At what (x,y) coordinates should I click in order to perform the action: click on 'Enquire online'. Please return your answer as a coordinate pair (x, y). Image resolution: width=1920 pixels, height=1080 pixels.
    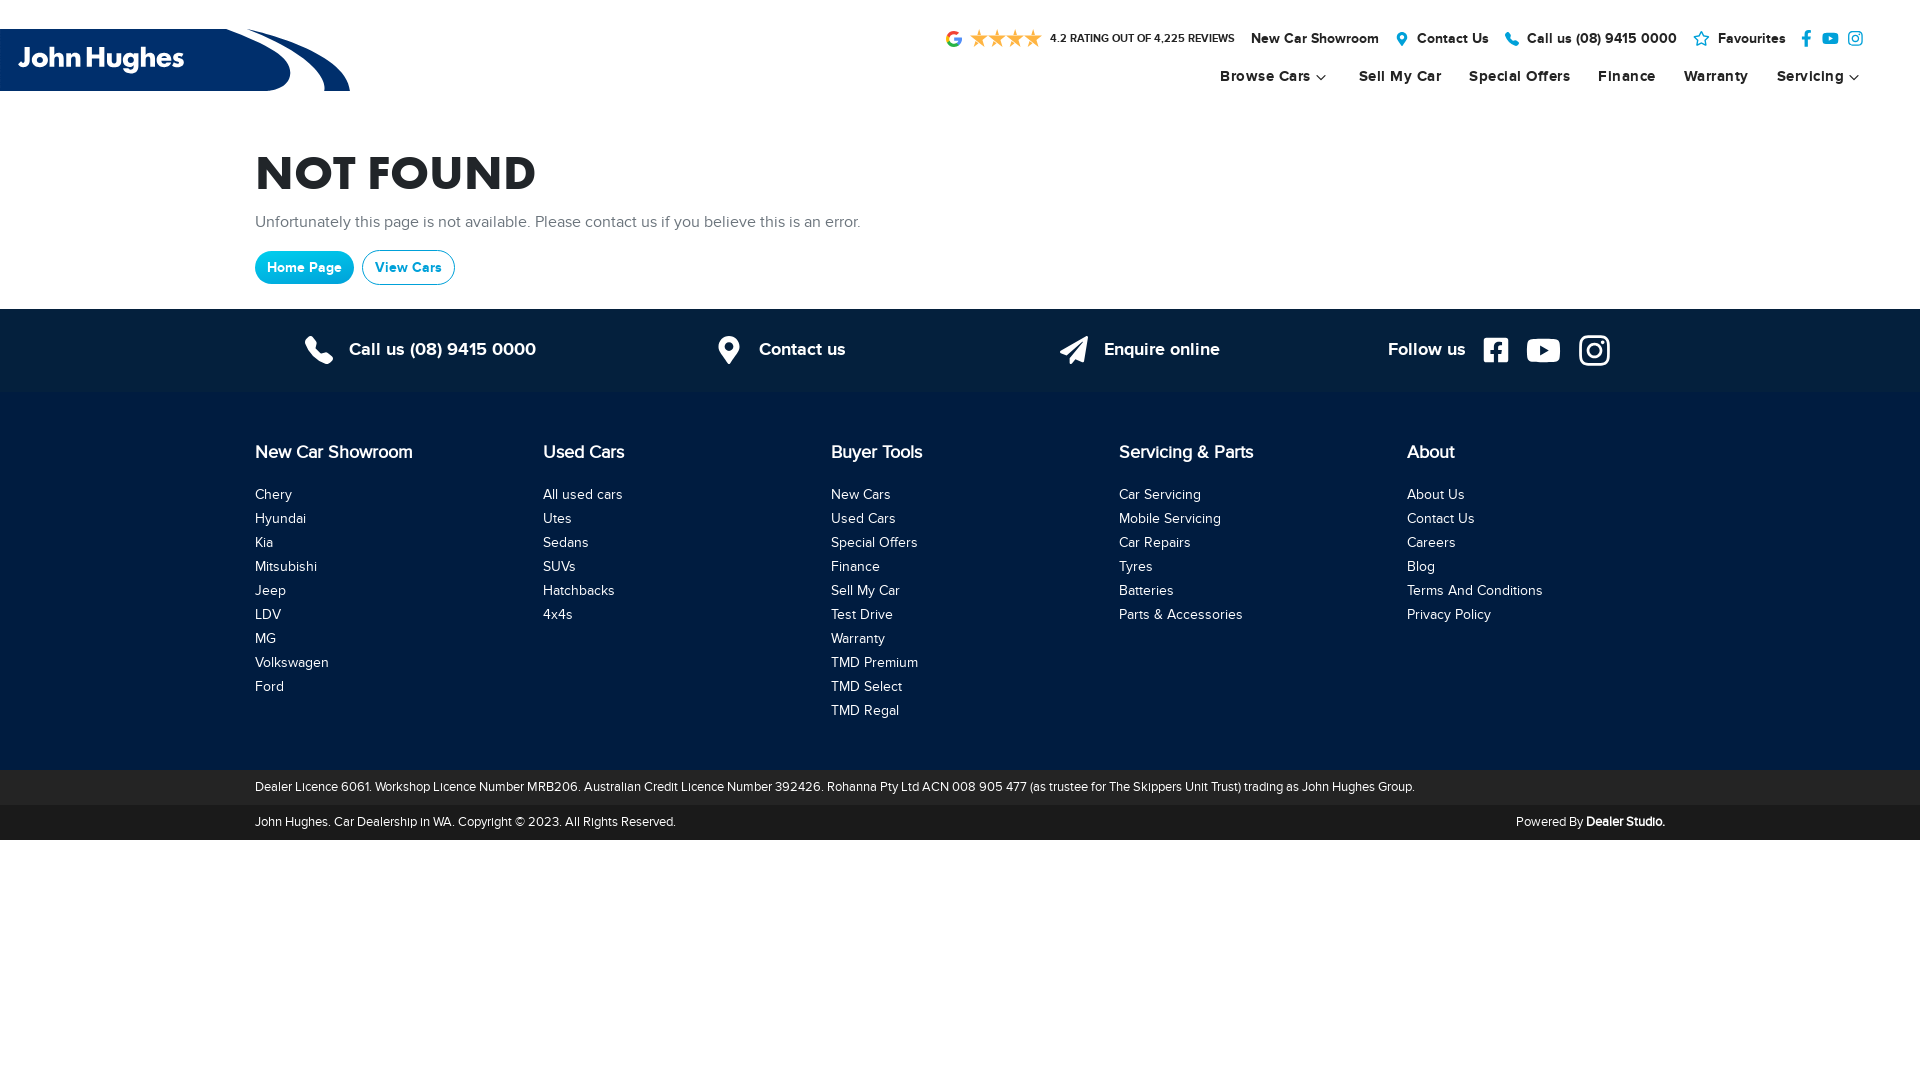
    Looking at the image, I should click on (1059, 349).